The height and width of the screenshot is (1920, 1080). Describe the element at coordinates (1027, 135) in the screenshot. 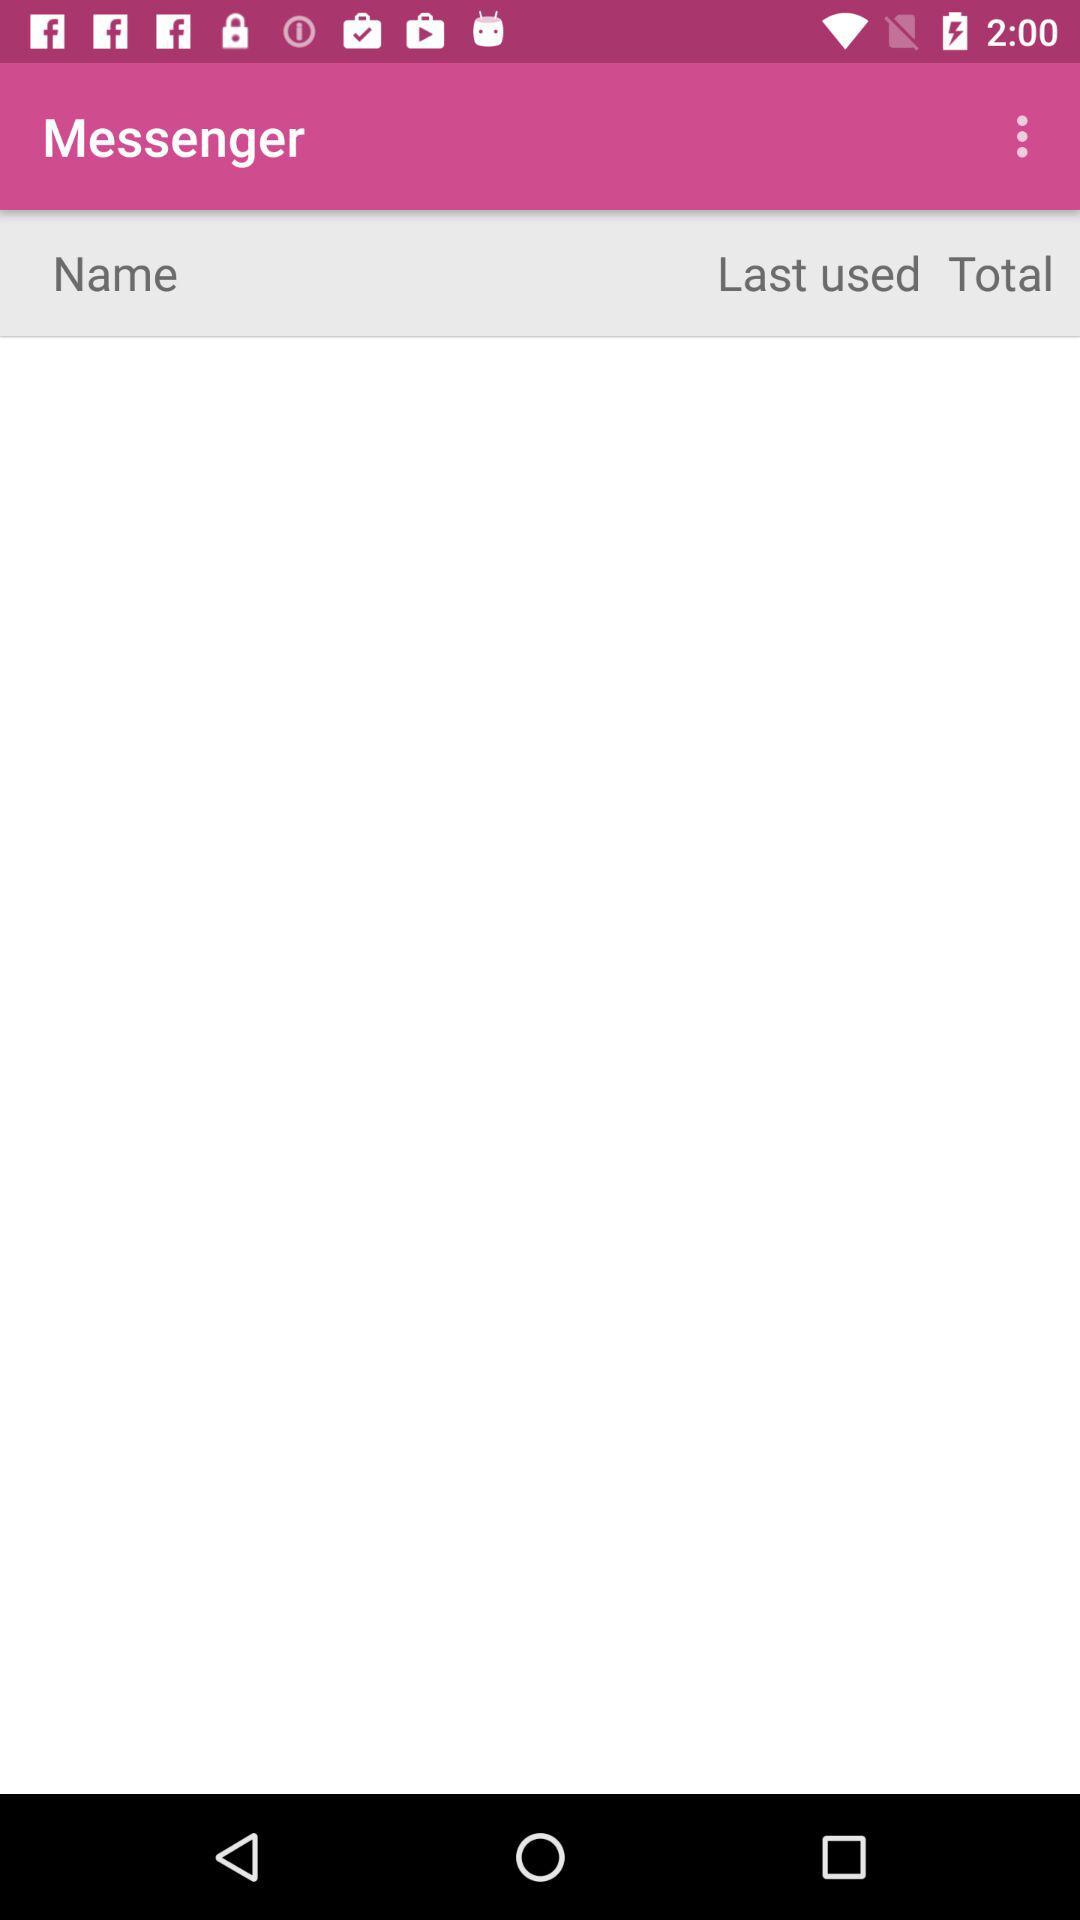

I see `the icon above total` at that location.